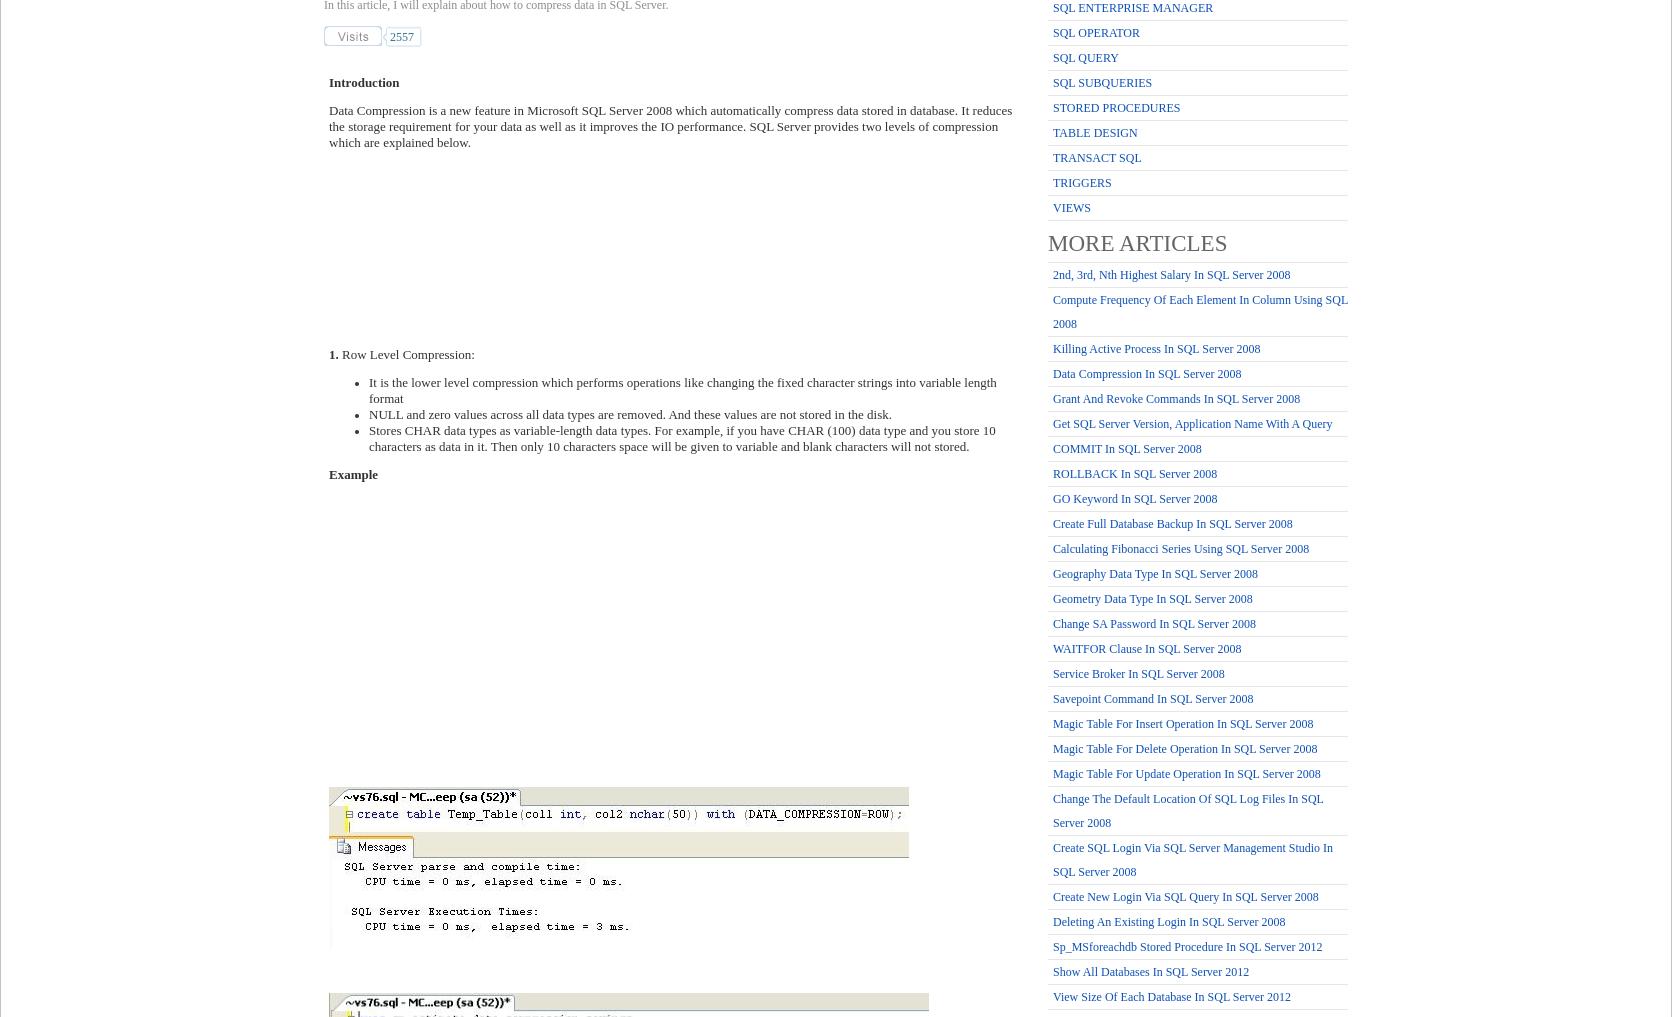 The height and width of the screenshot is (1017, 1672). I want to click on 'Create New Login via SQL Query in SQL Server 2008', so click(1053, 896).